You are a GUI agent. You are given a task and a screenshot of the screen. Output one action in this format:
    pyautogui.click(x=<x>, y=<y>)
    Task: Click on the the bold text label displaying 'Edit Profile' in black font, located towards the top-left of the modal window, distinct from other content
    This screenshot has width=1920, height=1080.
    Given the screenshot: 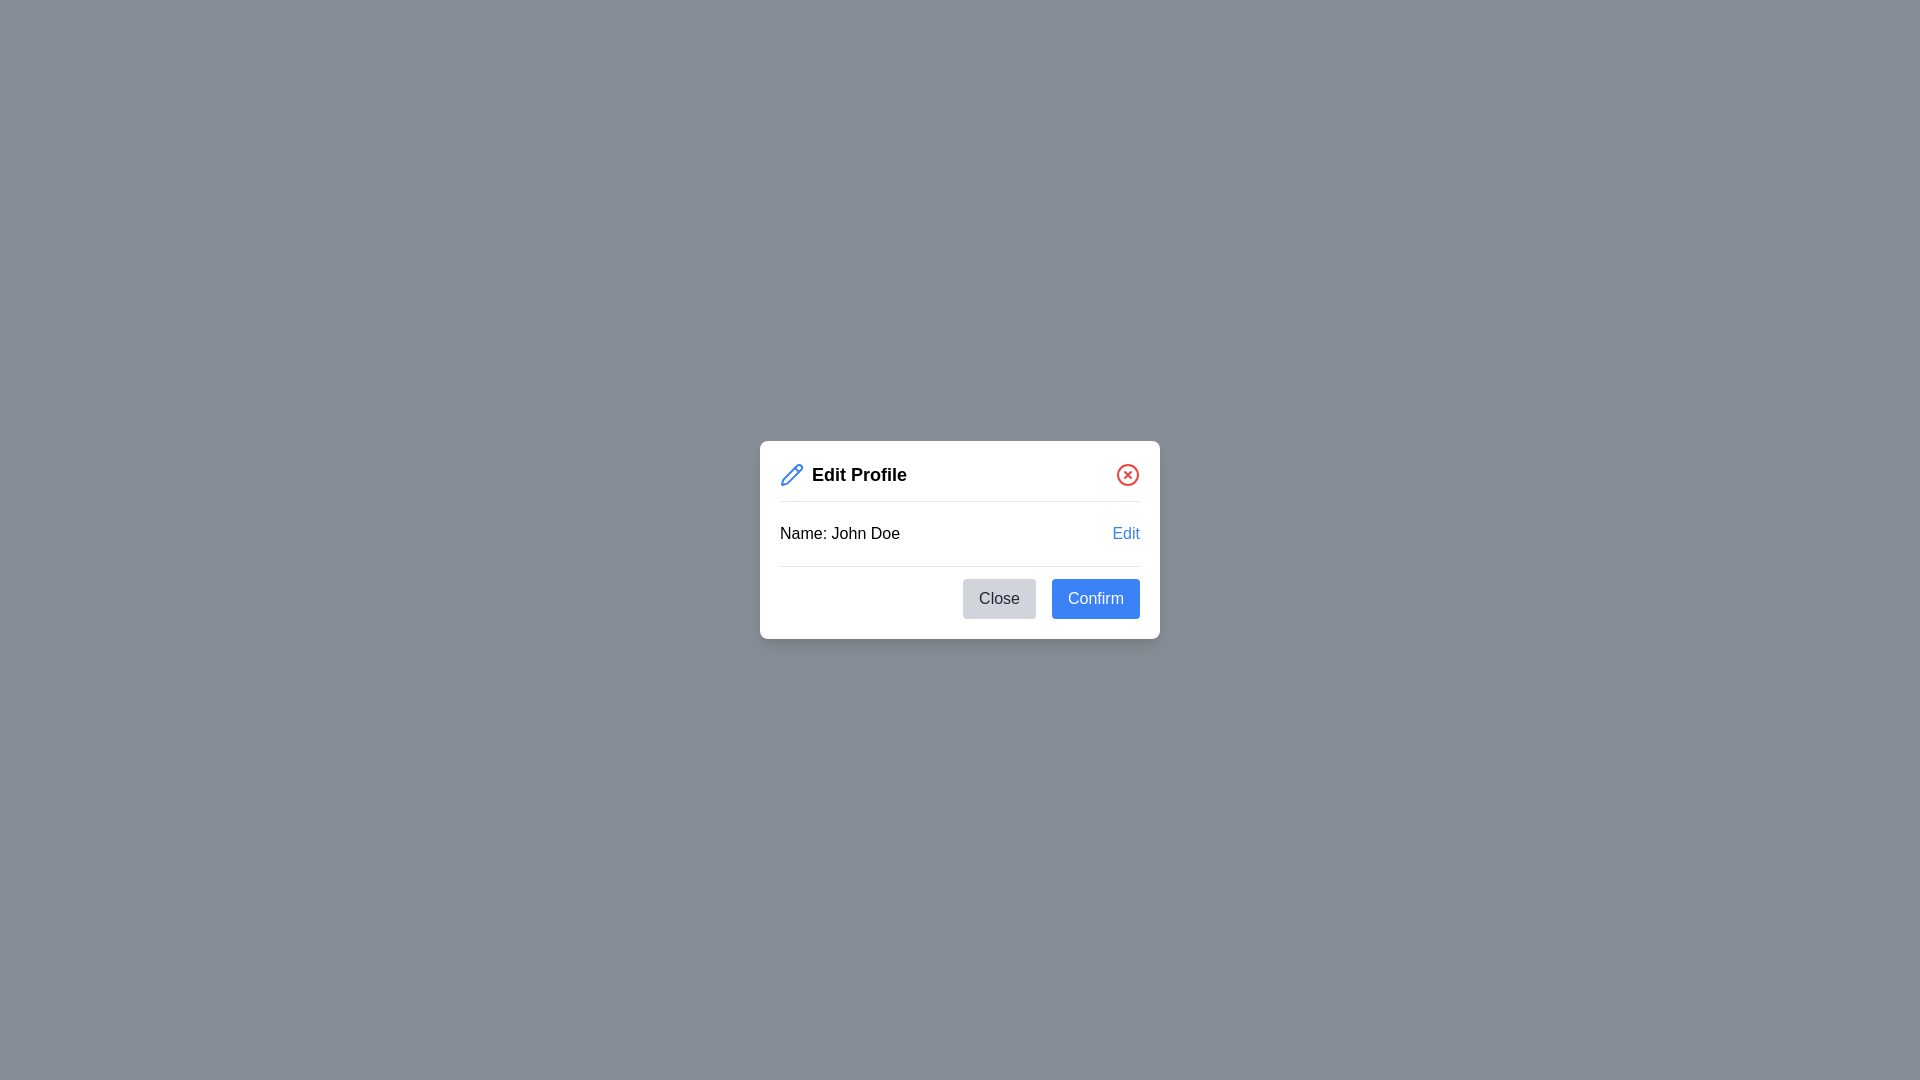 What is the action you would take?
    pyautogui.click(x=859, y=474)
    